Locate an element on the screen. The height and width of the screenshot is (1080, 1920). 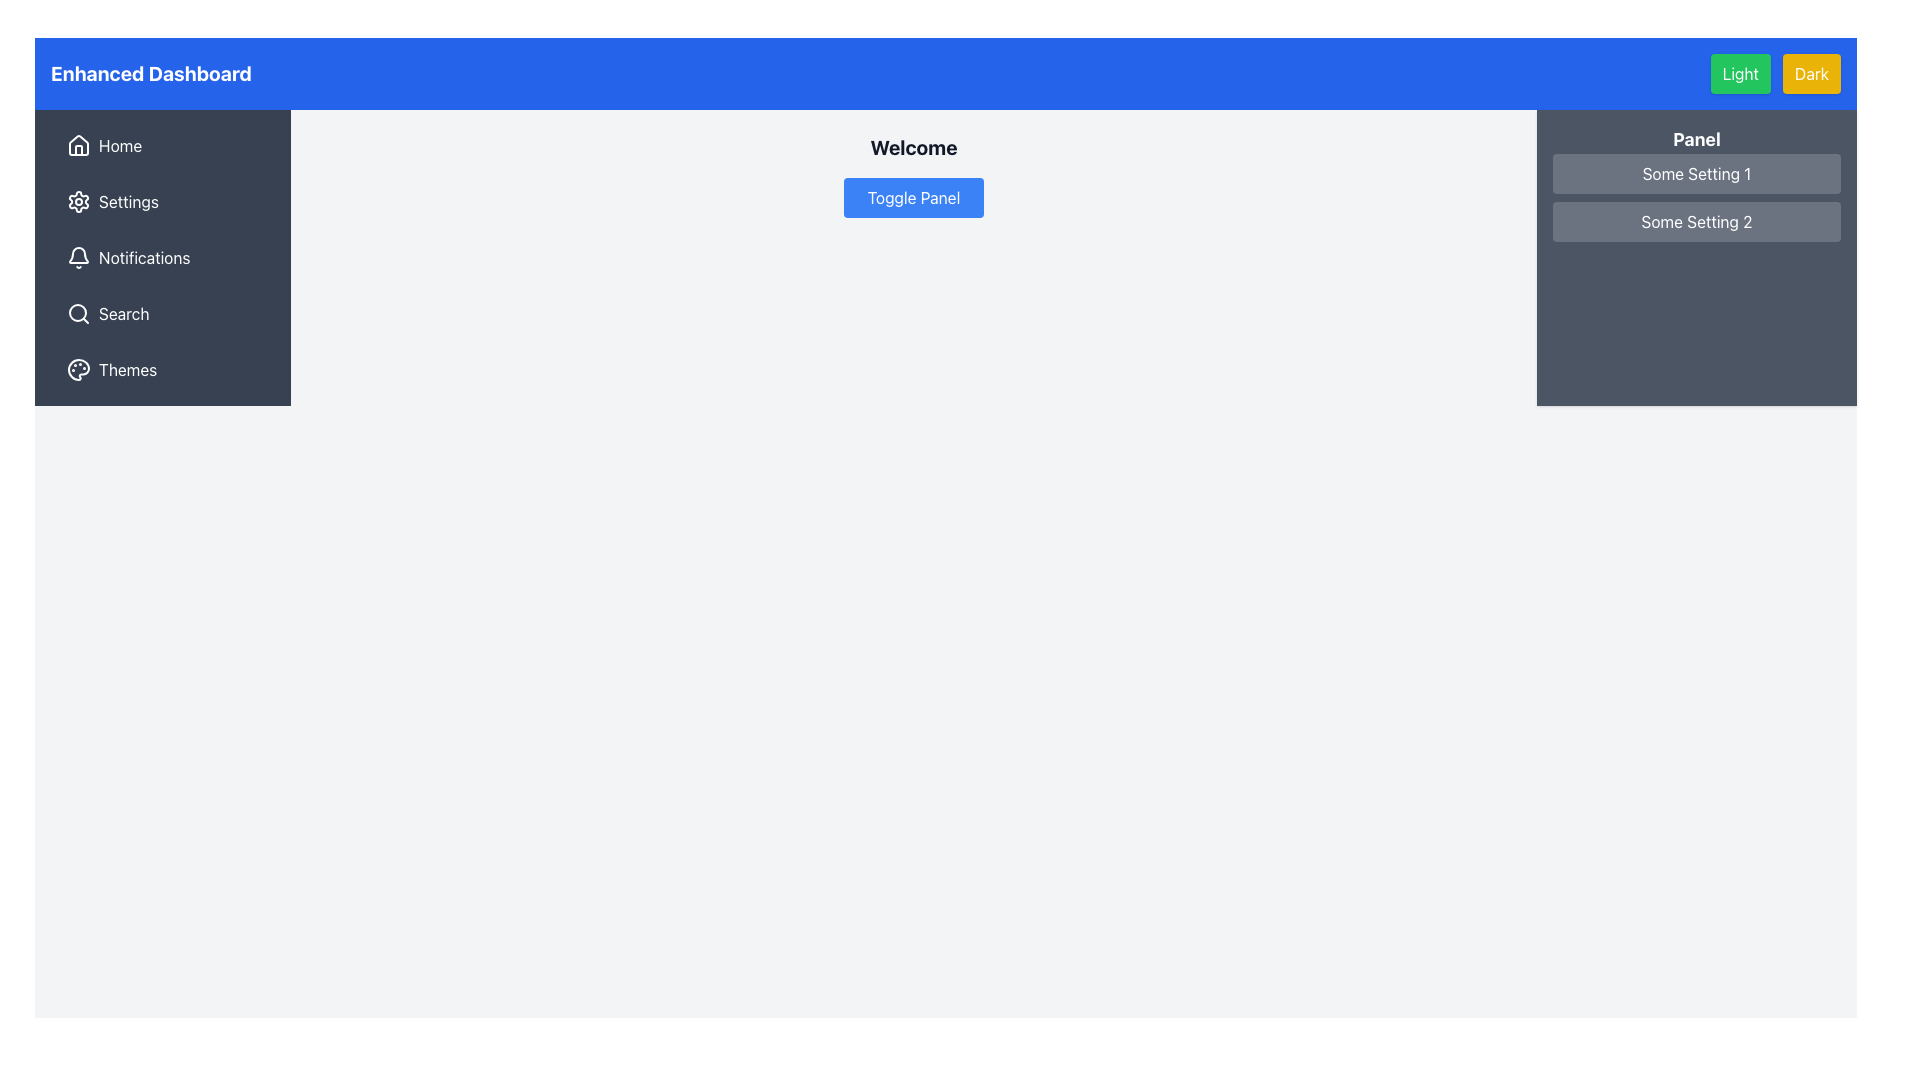
the settings panel located on the far right side of the interface, which is aligned with the top navigation bar and has a blue-colored bar at the top is located at coordinates (1696, 257).